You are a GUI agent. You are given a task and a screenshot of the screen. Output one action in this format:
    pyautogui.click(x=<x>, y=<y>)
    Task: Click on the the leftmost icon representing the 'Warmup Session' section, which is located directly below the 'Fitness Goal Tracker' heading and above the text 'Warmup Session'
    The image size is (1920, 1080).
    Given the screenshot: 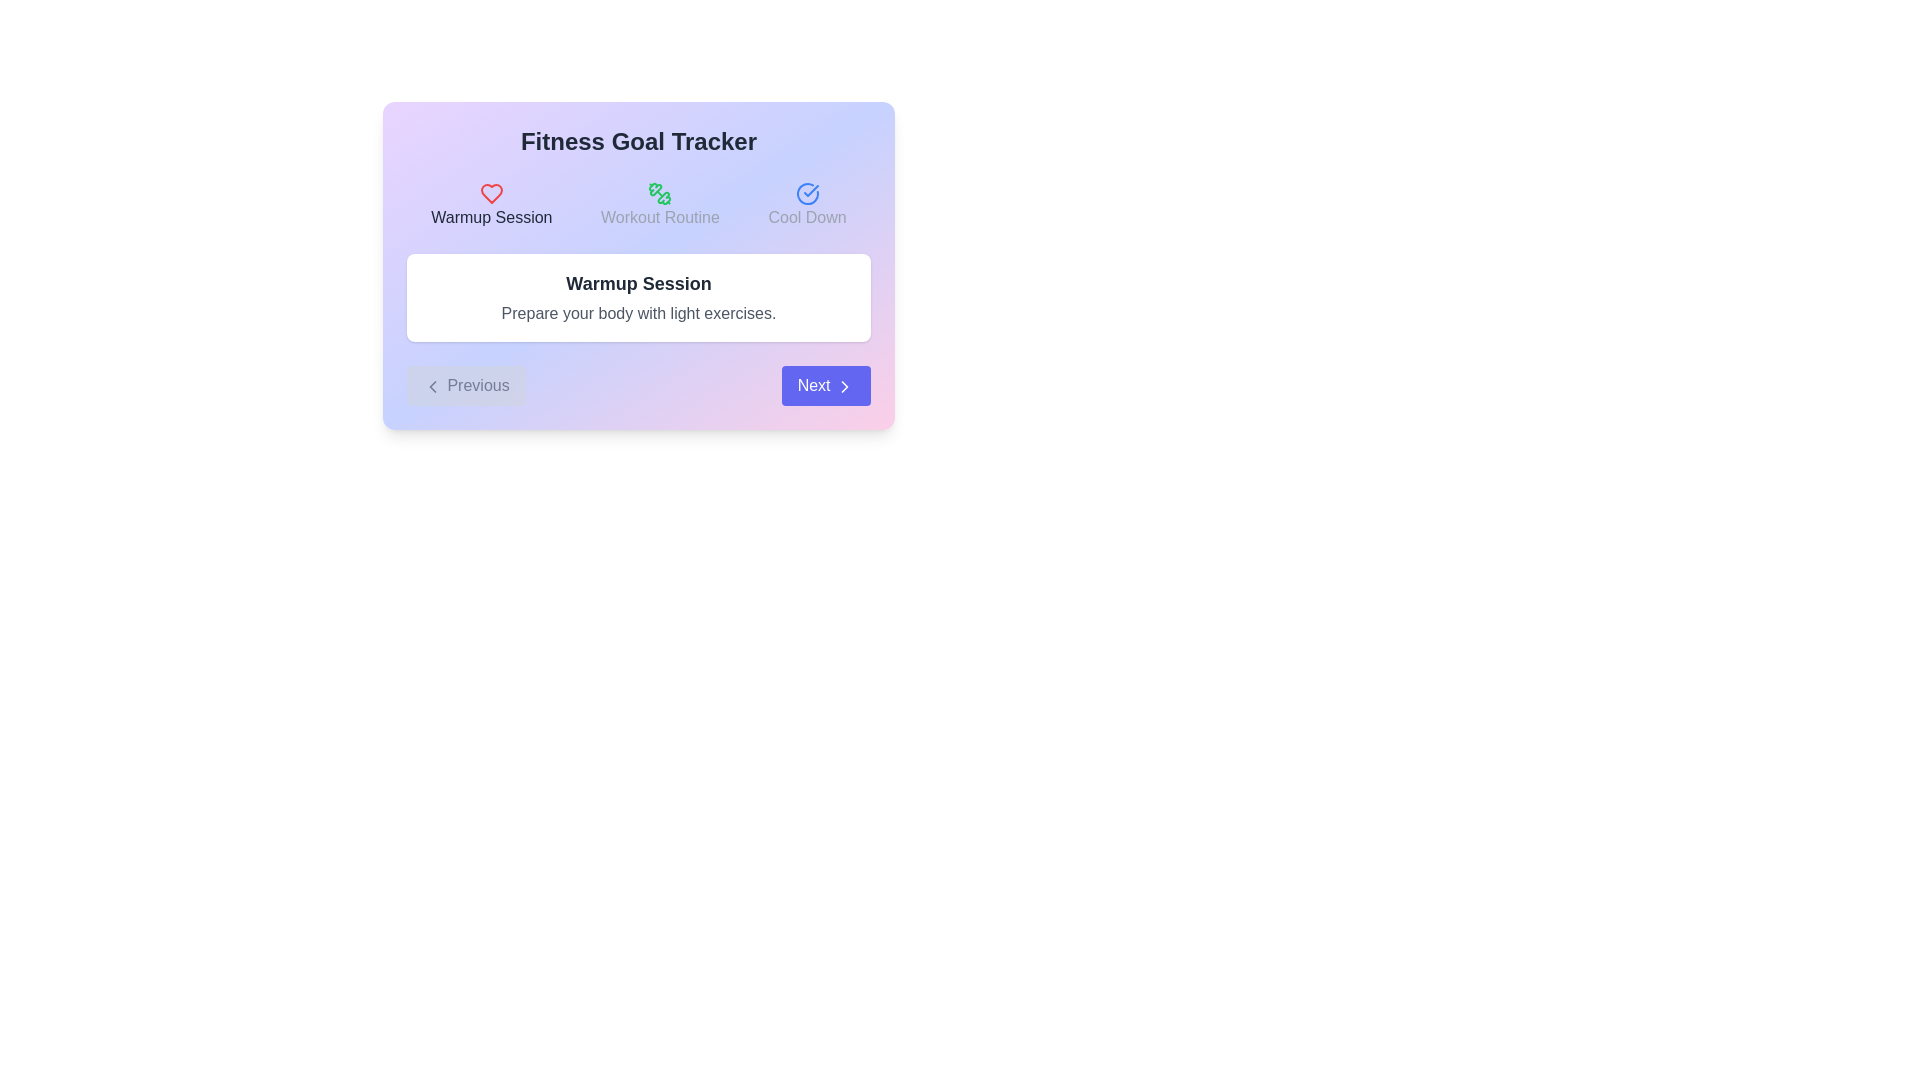 What is the action you would take?
    pyautogui.click(x=491, y=193)
    